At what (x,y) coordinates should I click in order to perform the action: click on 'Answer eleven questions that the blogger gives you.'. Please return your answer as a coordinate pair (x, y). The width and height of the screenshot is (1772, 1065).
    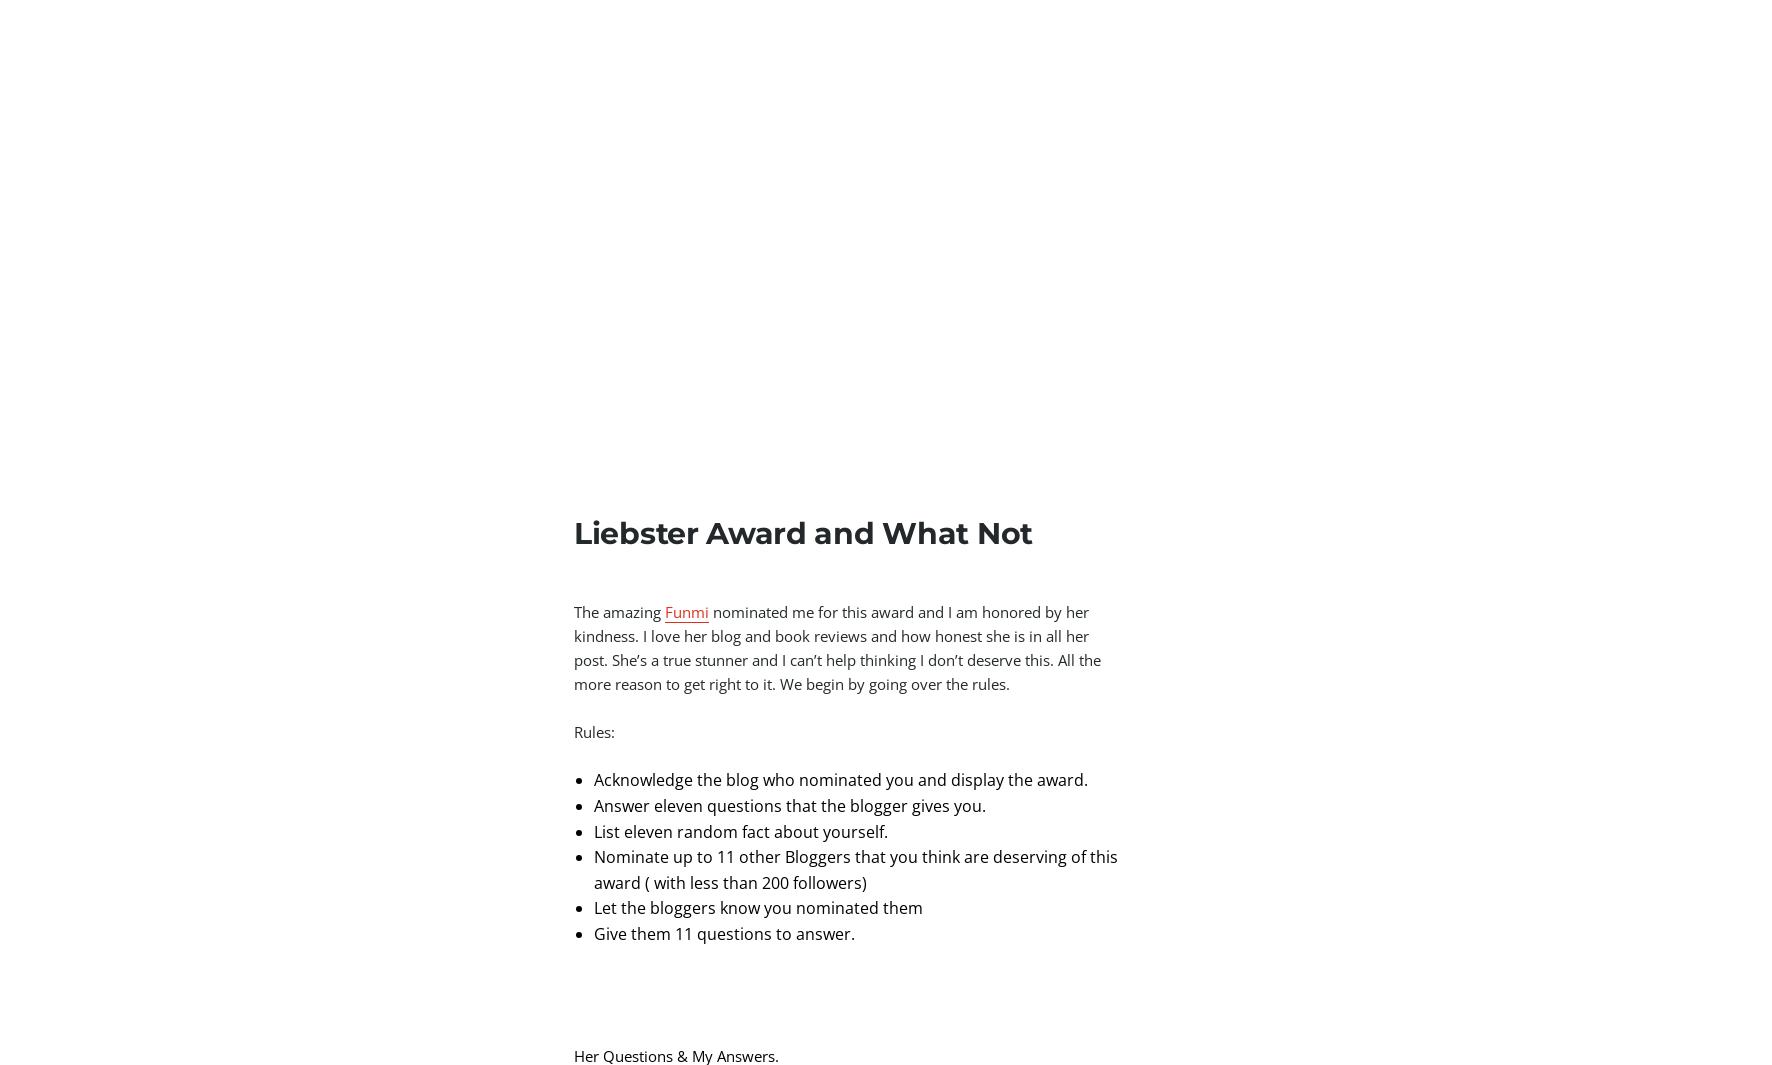
    Looking at the image, I should click on (593, 805).